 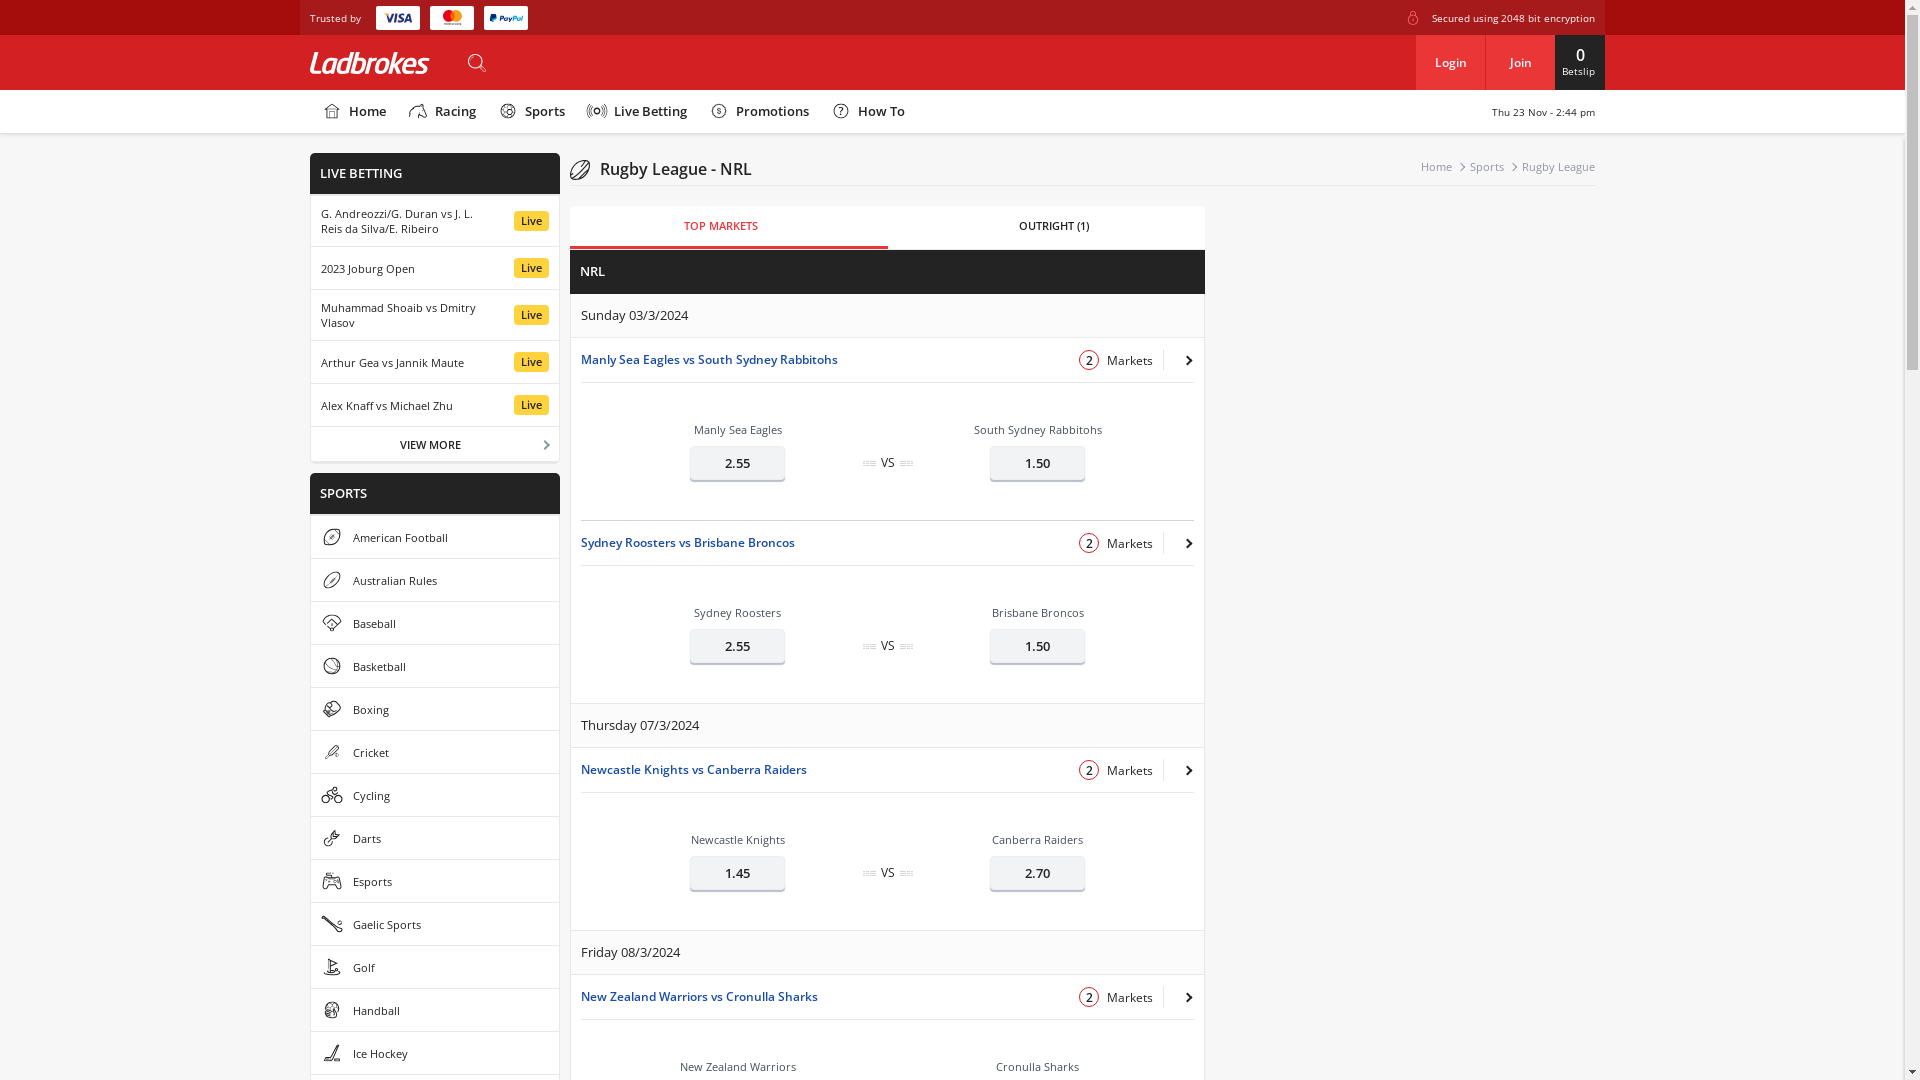 I want to click on 'G. Andreozzi/G. Duran vs J. L. Reis da Silva/E. Ribeiro, so click(x=434, y=220).